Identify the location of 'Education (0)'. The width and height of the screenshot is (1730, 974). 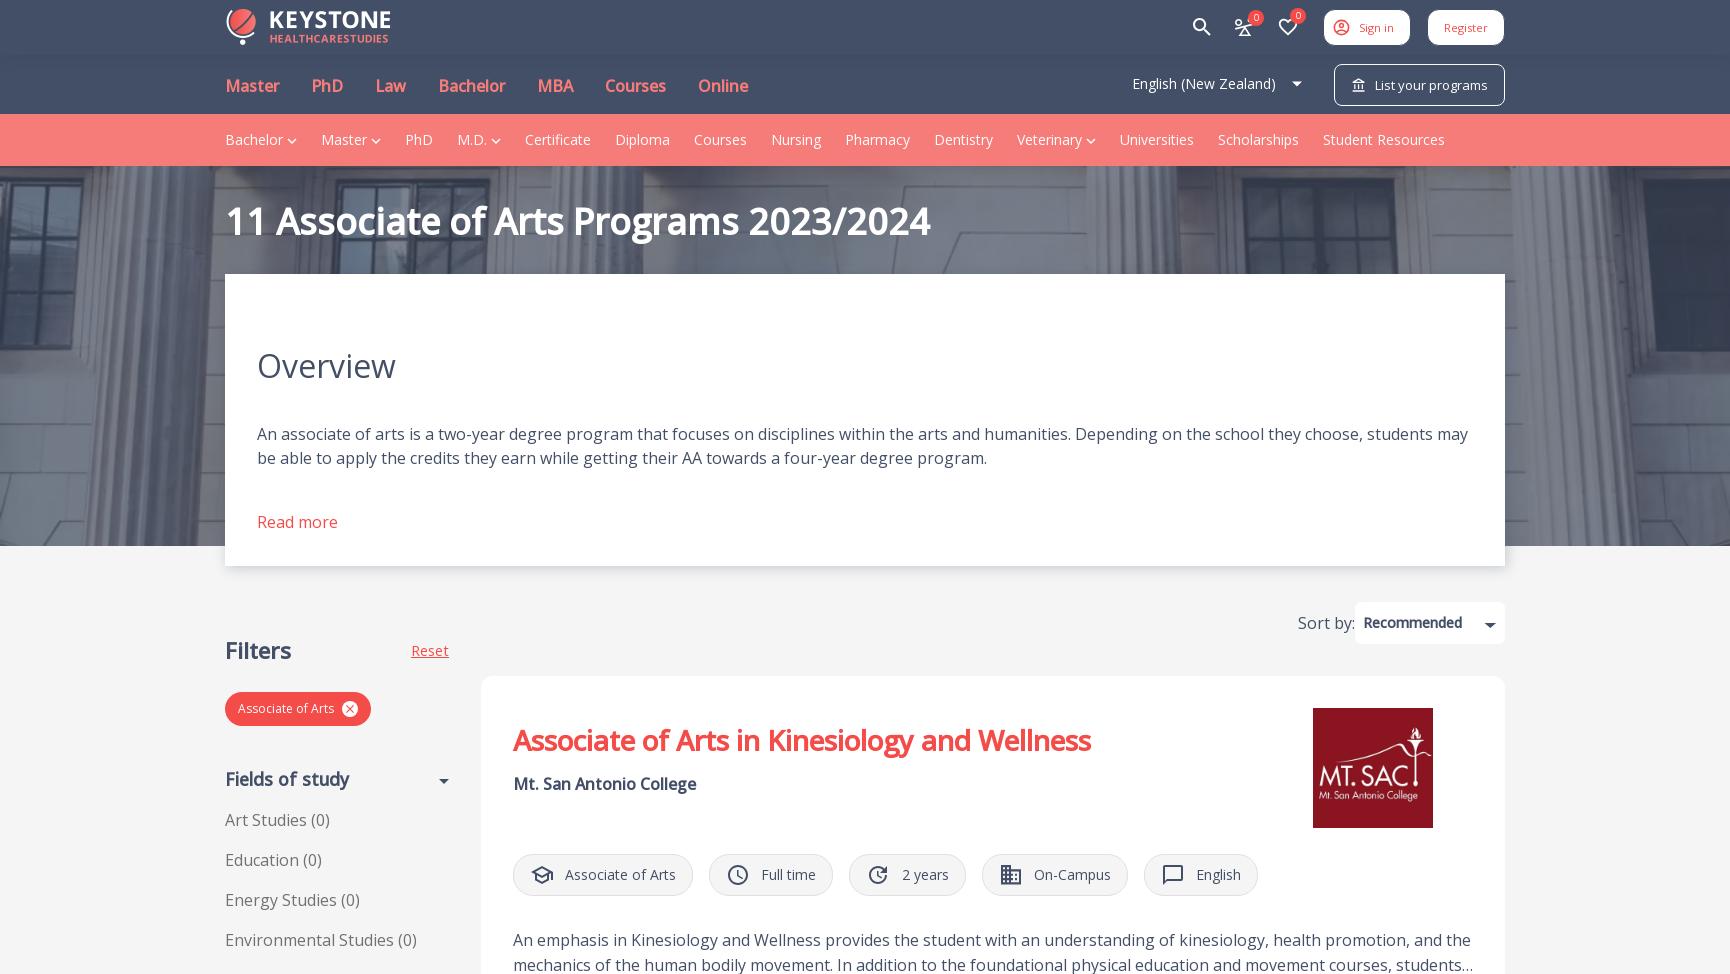
(272, 860).